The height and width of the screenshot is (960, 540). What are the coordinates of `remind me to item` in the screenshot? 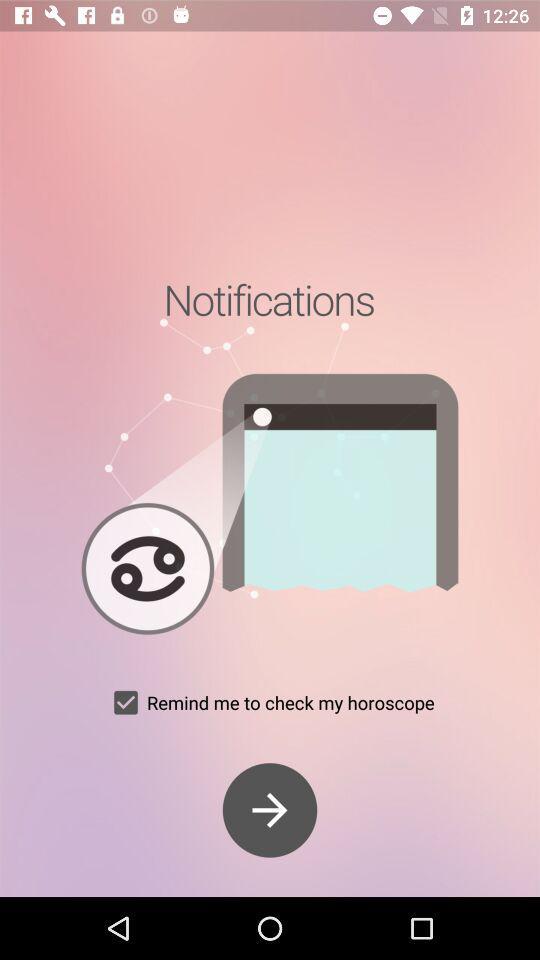 It's located at (269, 702).